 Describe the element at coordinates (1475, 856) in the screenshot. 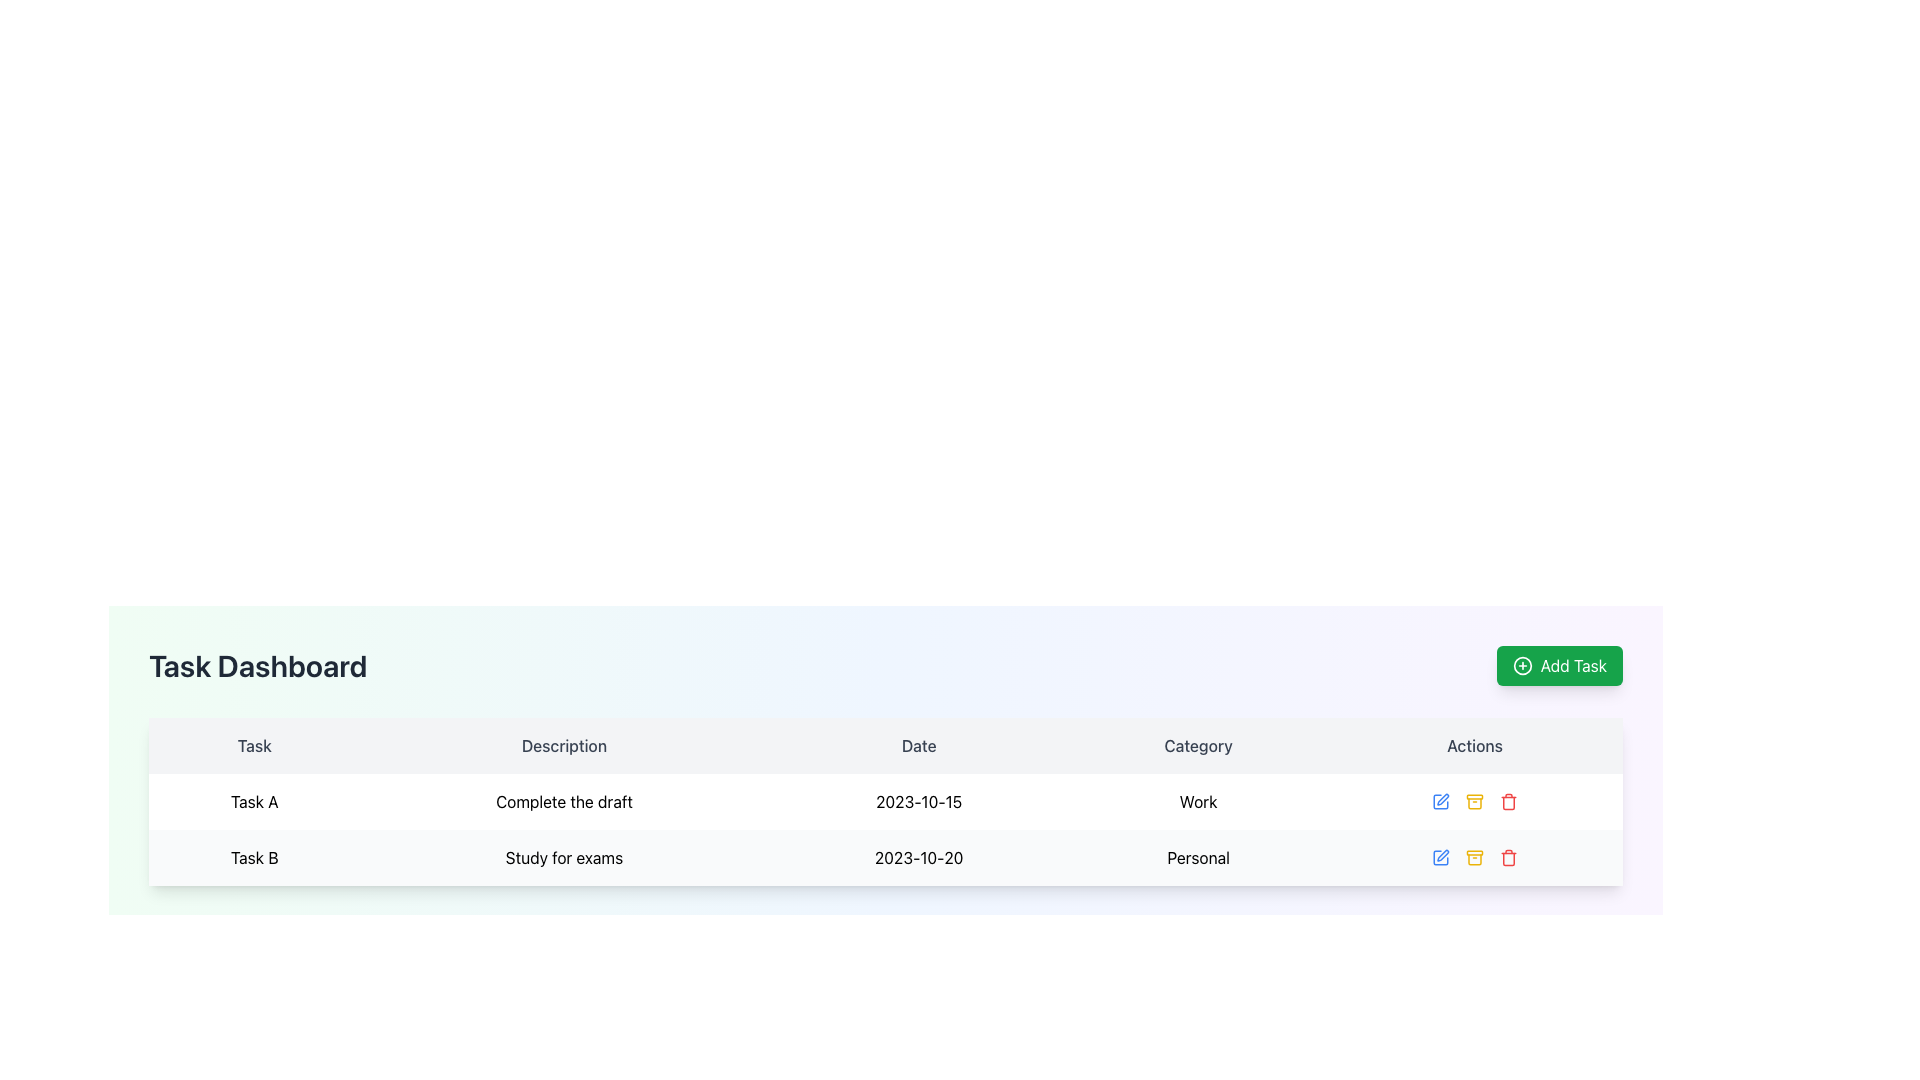

I see `the yellow archive box icon located in the Actions column of the second row to archive Task B` at that location.